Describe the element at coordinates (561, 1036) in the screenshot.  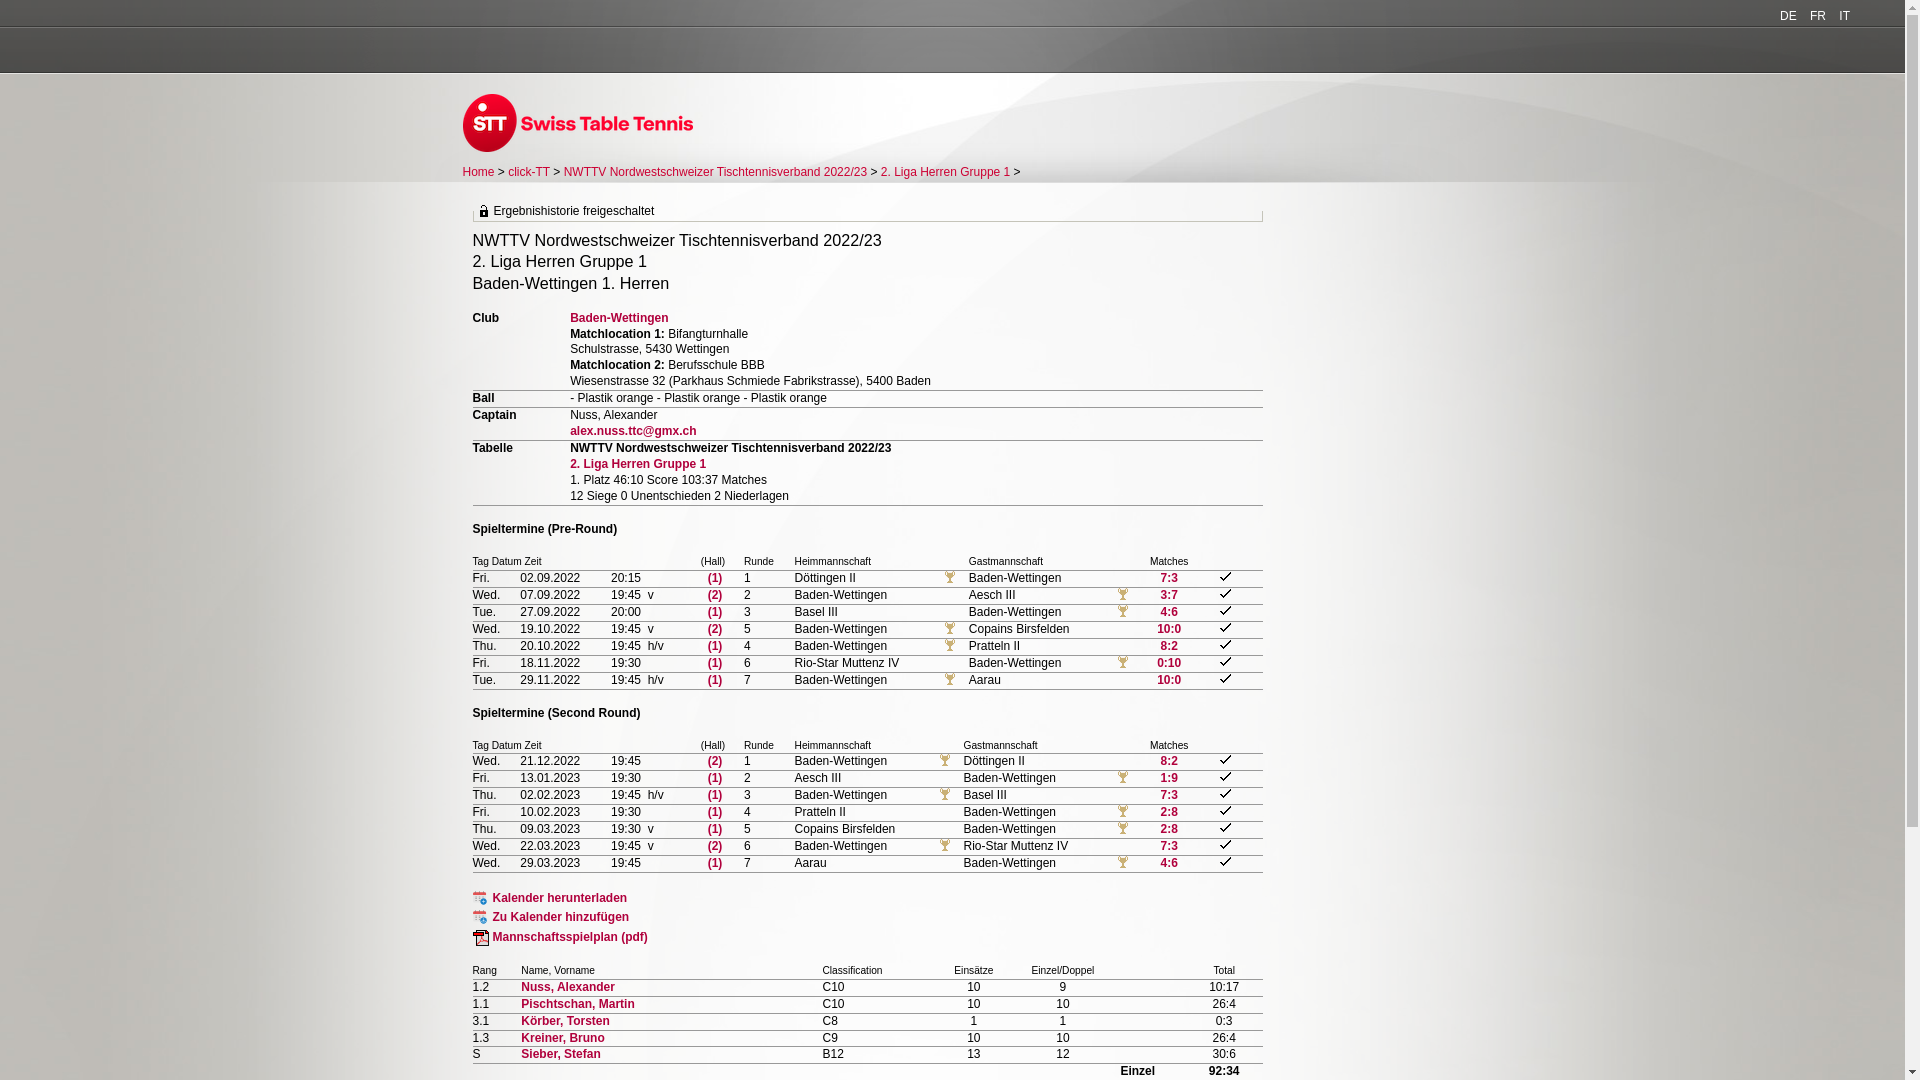
I see `'Kreiner, Bruno'` at that location.